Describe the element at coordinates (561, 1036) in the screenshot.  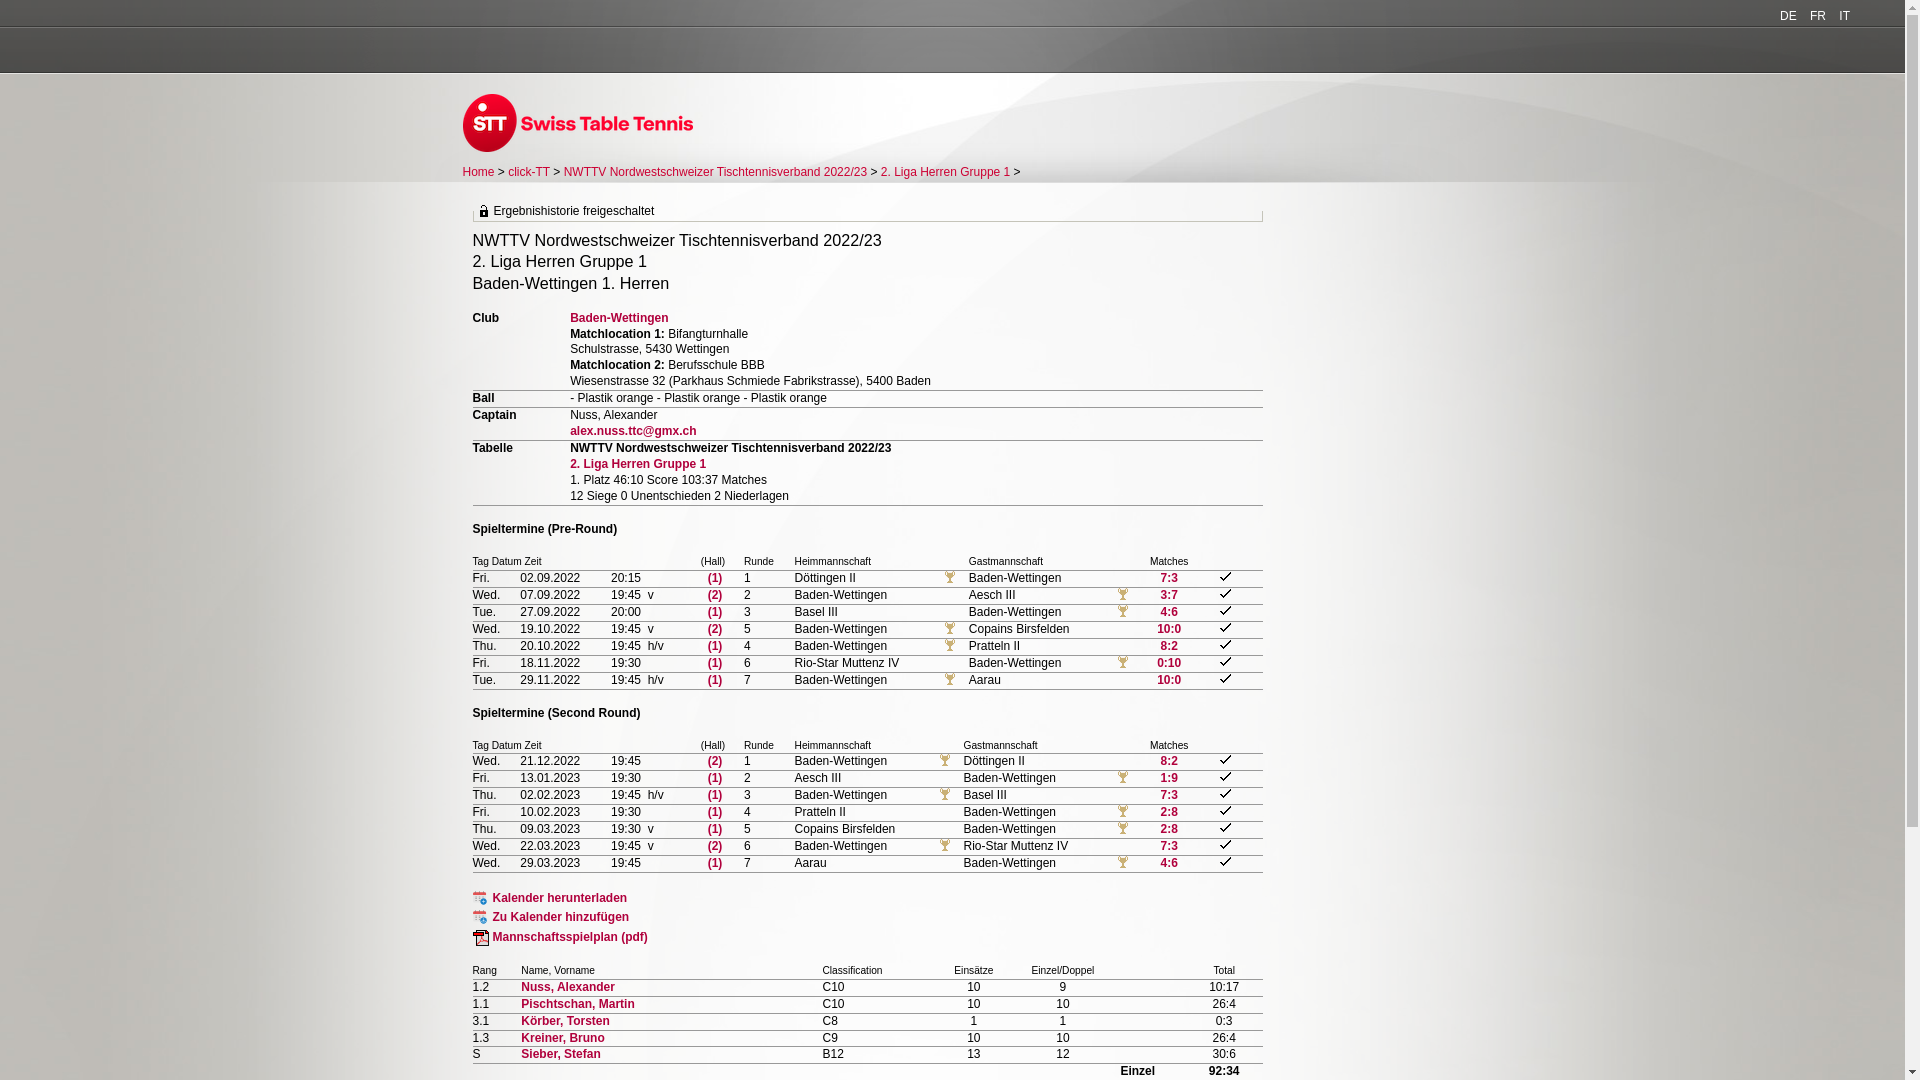
I see `'Kreiner, Bruno'` at that location.